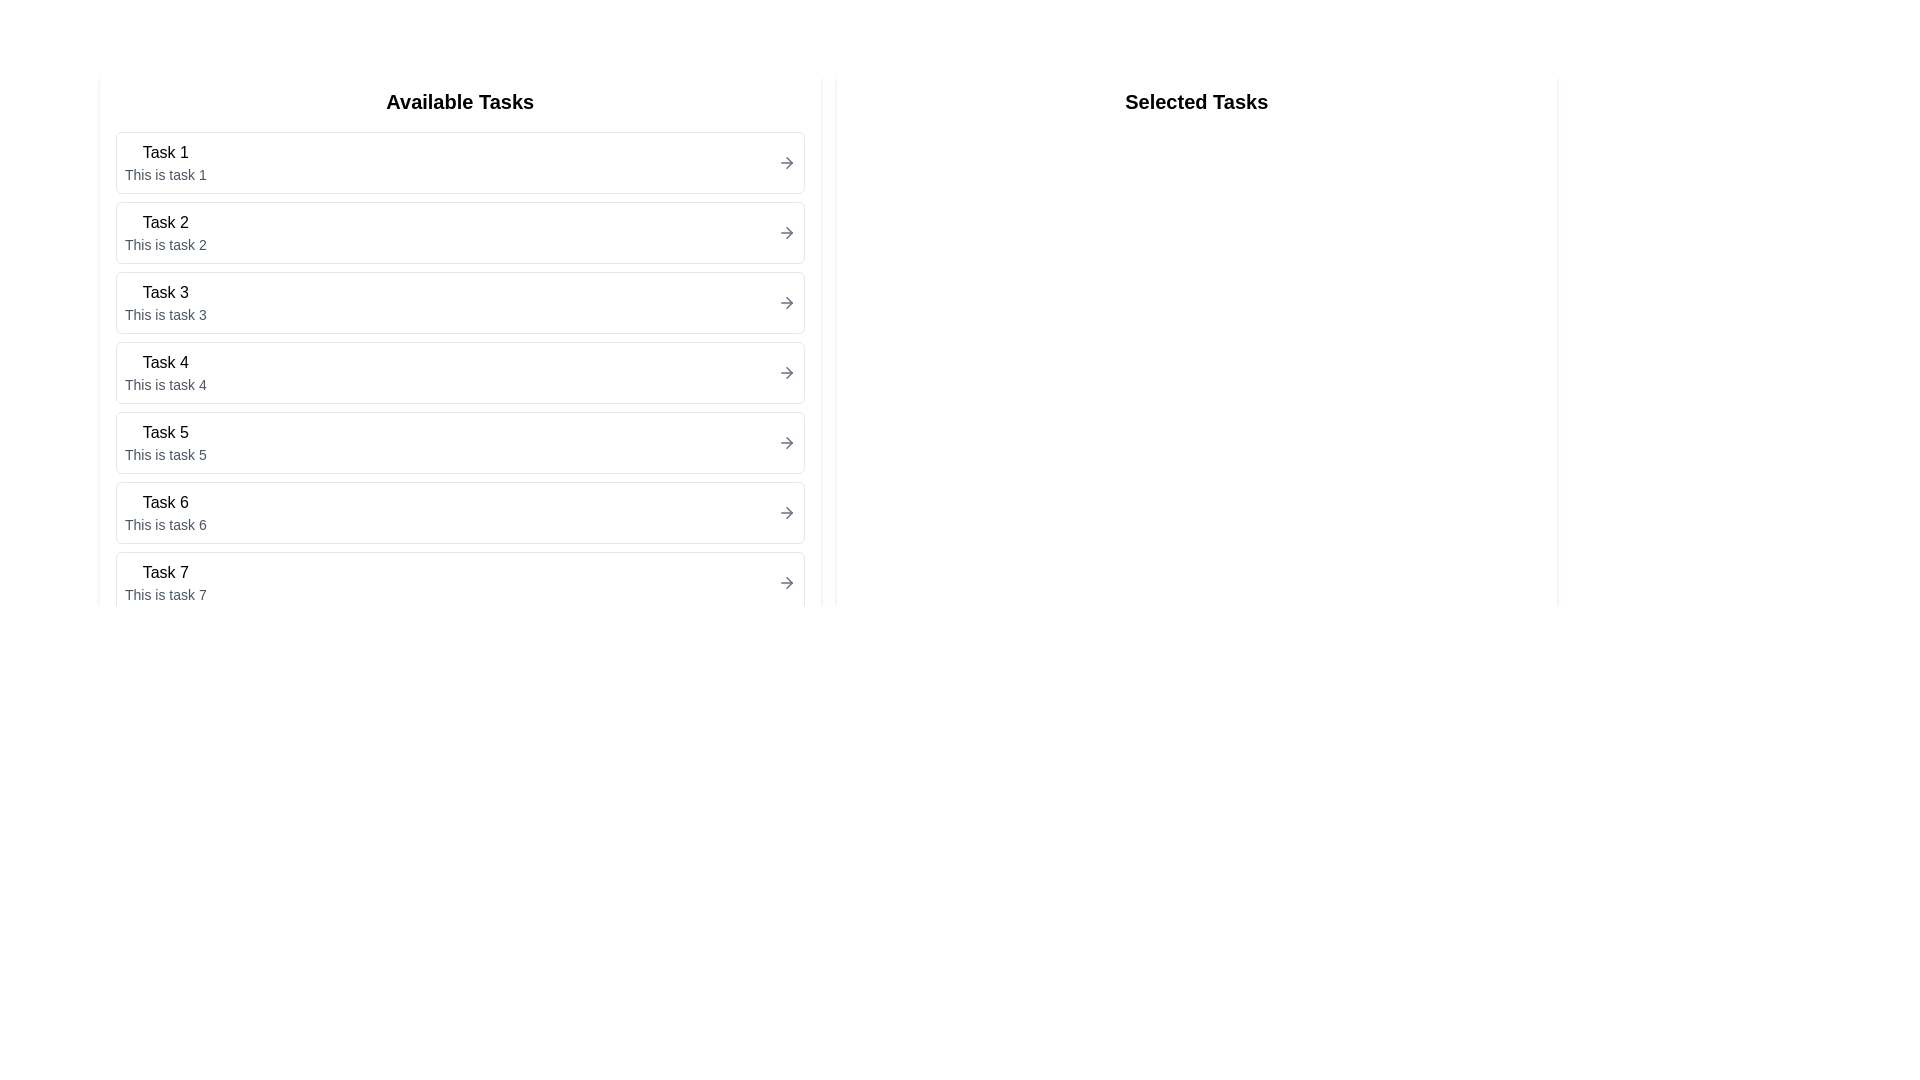 The width and height of the screenshot is (1920, 1080). I want to click on the text element displaying 'Task 5', which is the title of the fifth item in the 'Available Tasks' list, so click(165, 431).